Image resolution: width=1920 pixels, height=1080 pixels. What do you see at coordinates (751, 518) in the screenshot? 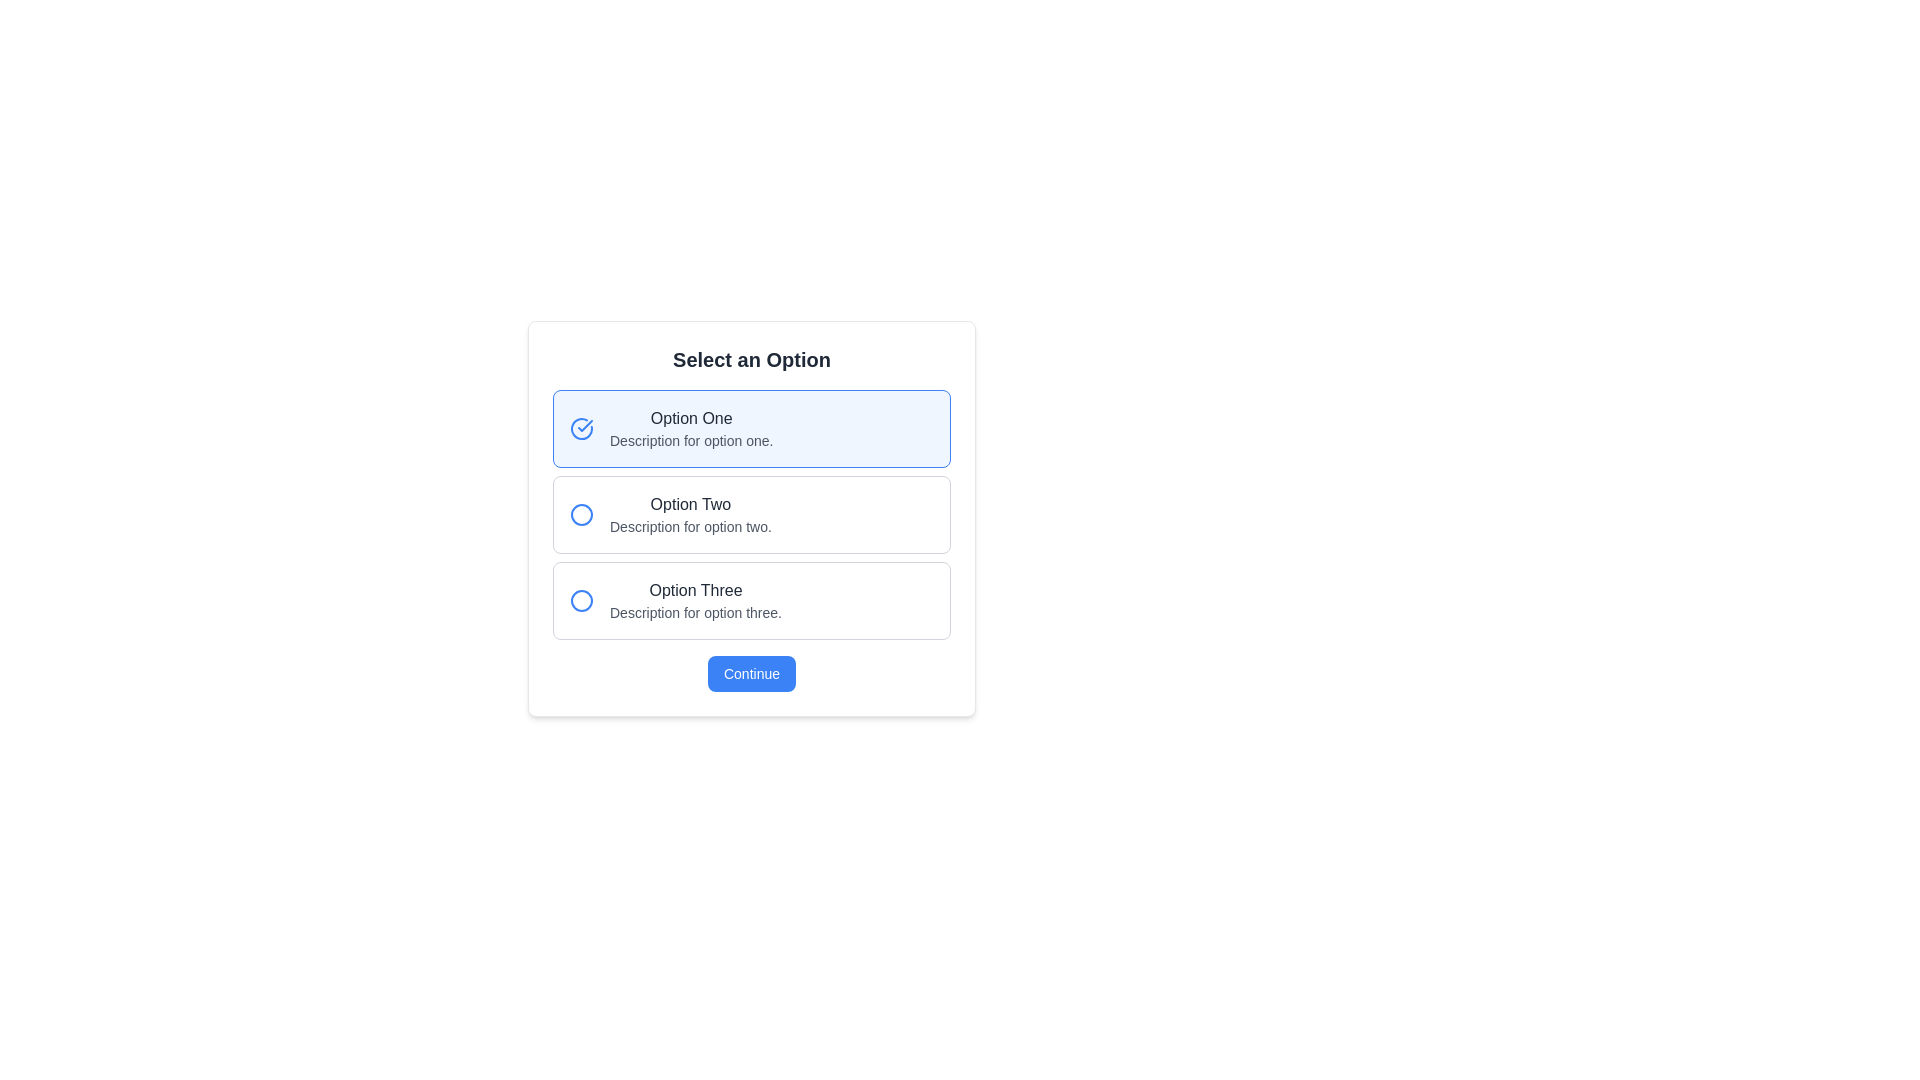
I see `the radio-button option within the unique bordered card` at bounding box center [751, 518].